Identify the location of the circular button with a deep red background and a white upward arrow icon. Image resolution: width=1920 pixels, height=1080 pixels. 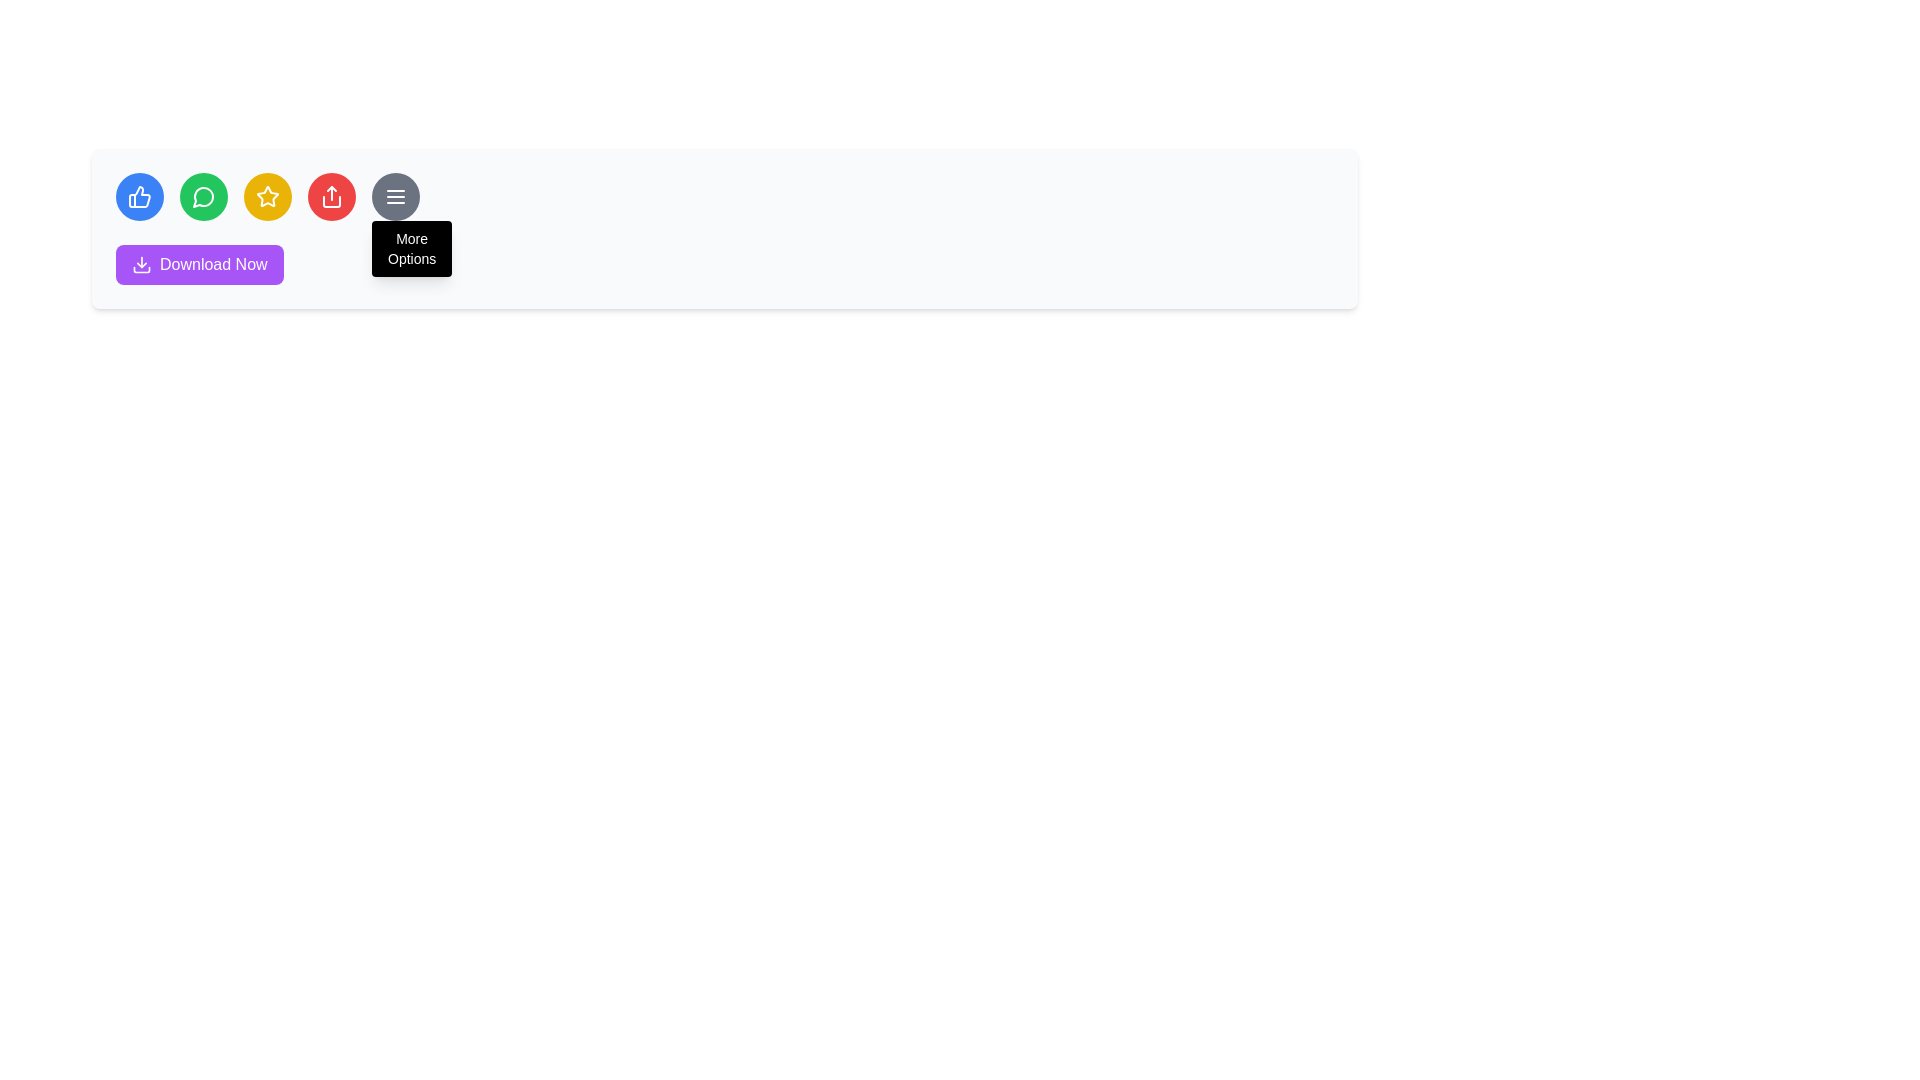
(331, 196).